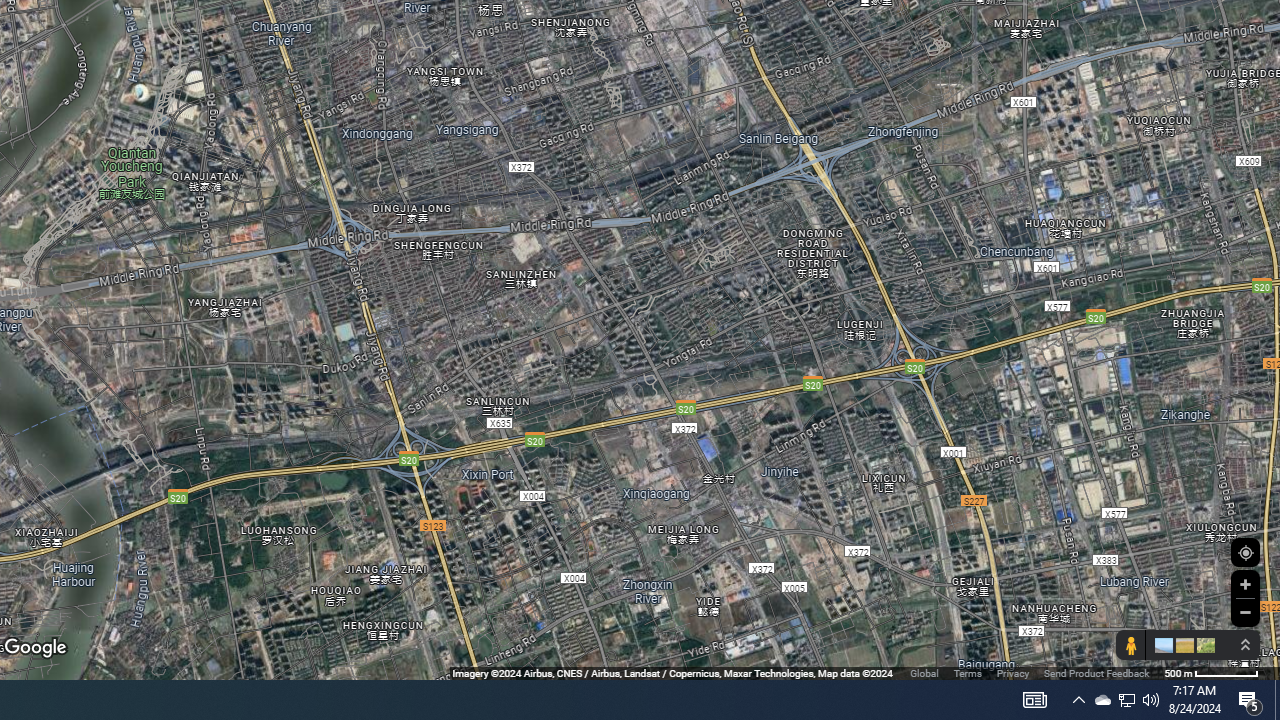 Image resolution: width=1280 pixels, height=720 pixels. I want to click on 'Show imagery', so click(1202, 645).